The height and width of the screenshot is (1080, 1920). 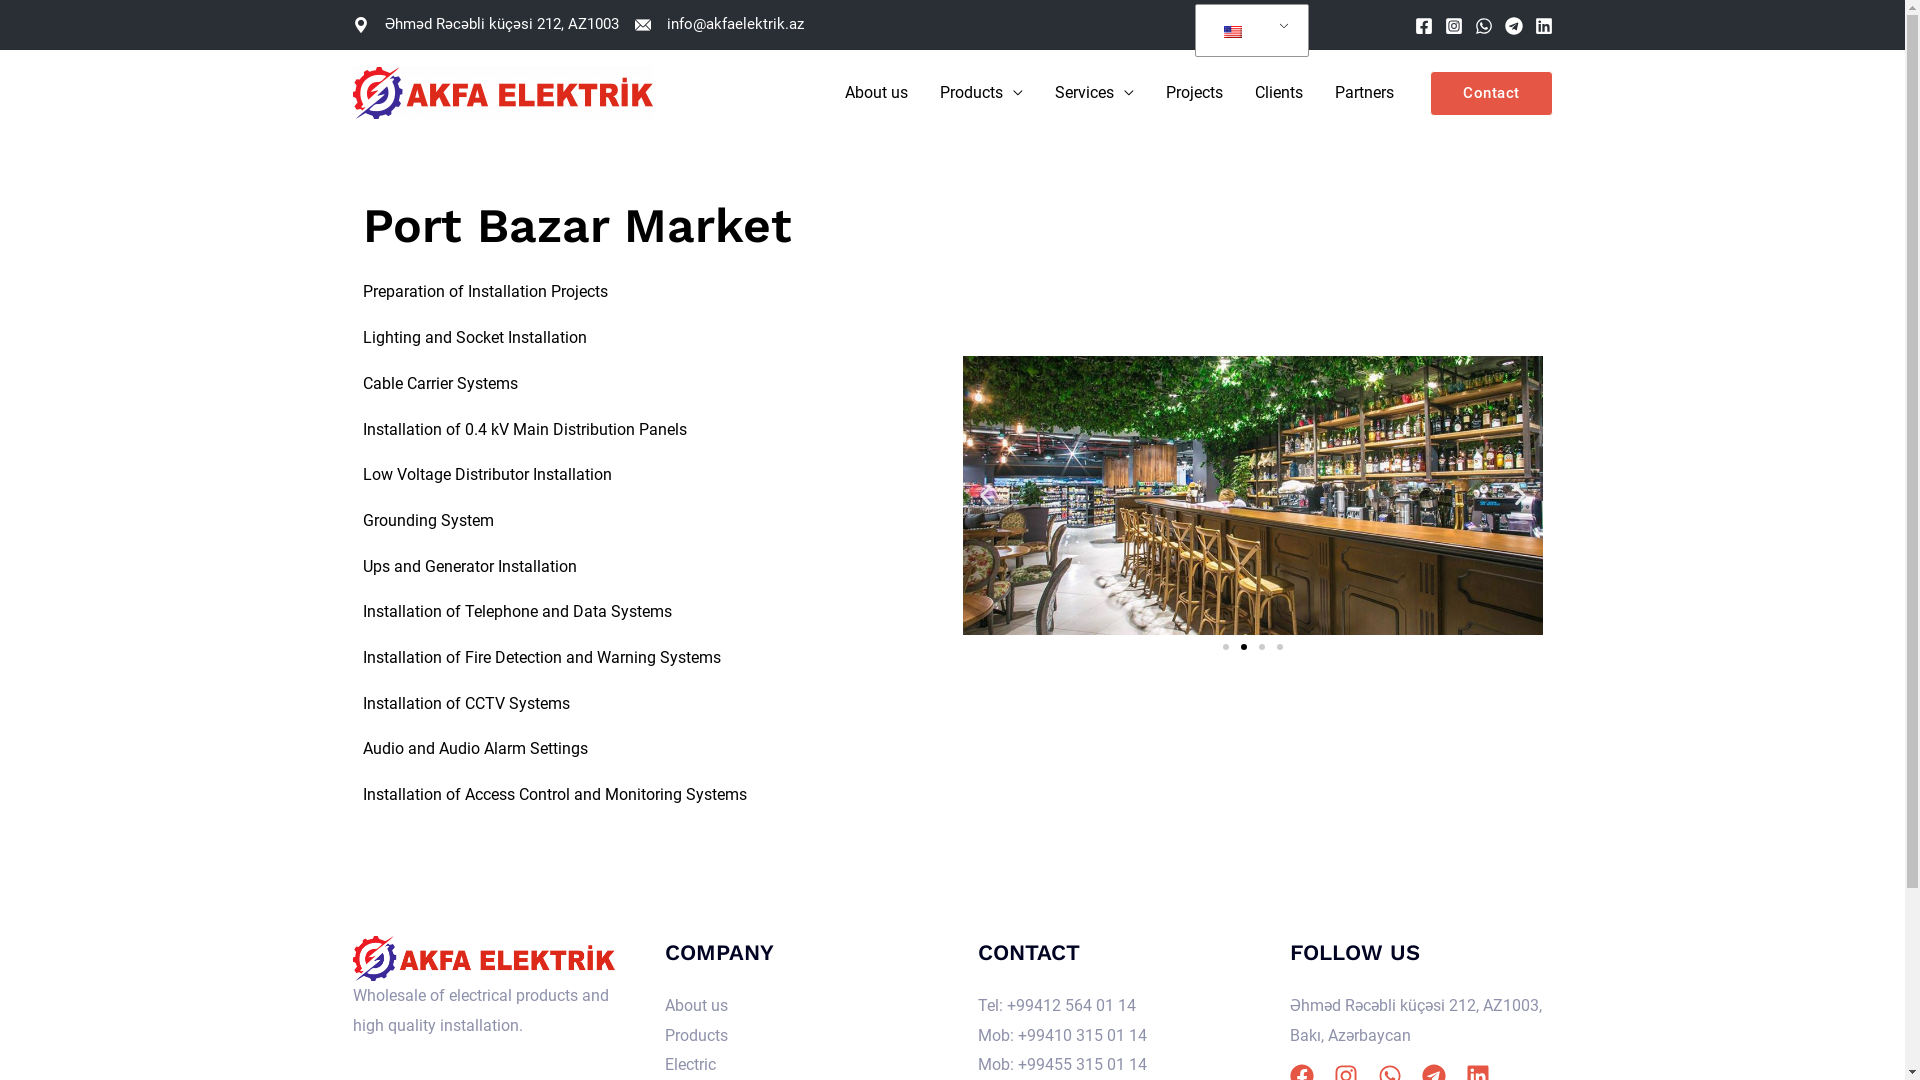 What do you see at coordinates (1232, 31) in the screenshot?
I see `'English'` at bounding box center [1232, 31].